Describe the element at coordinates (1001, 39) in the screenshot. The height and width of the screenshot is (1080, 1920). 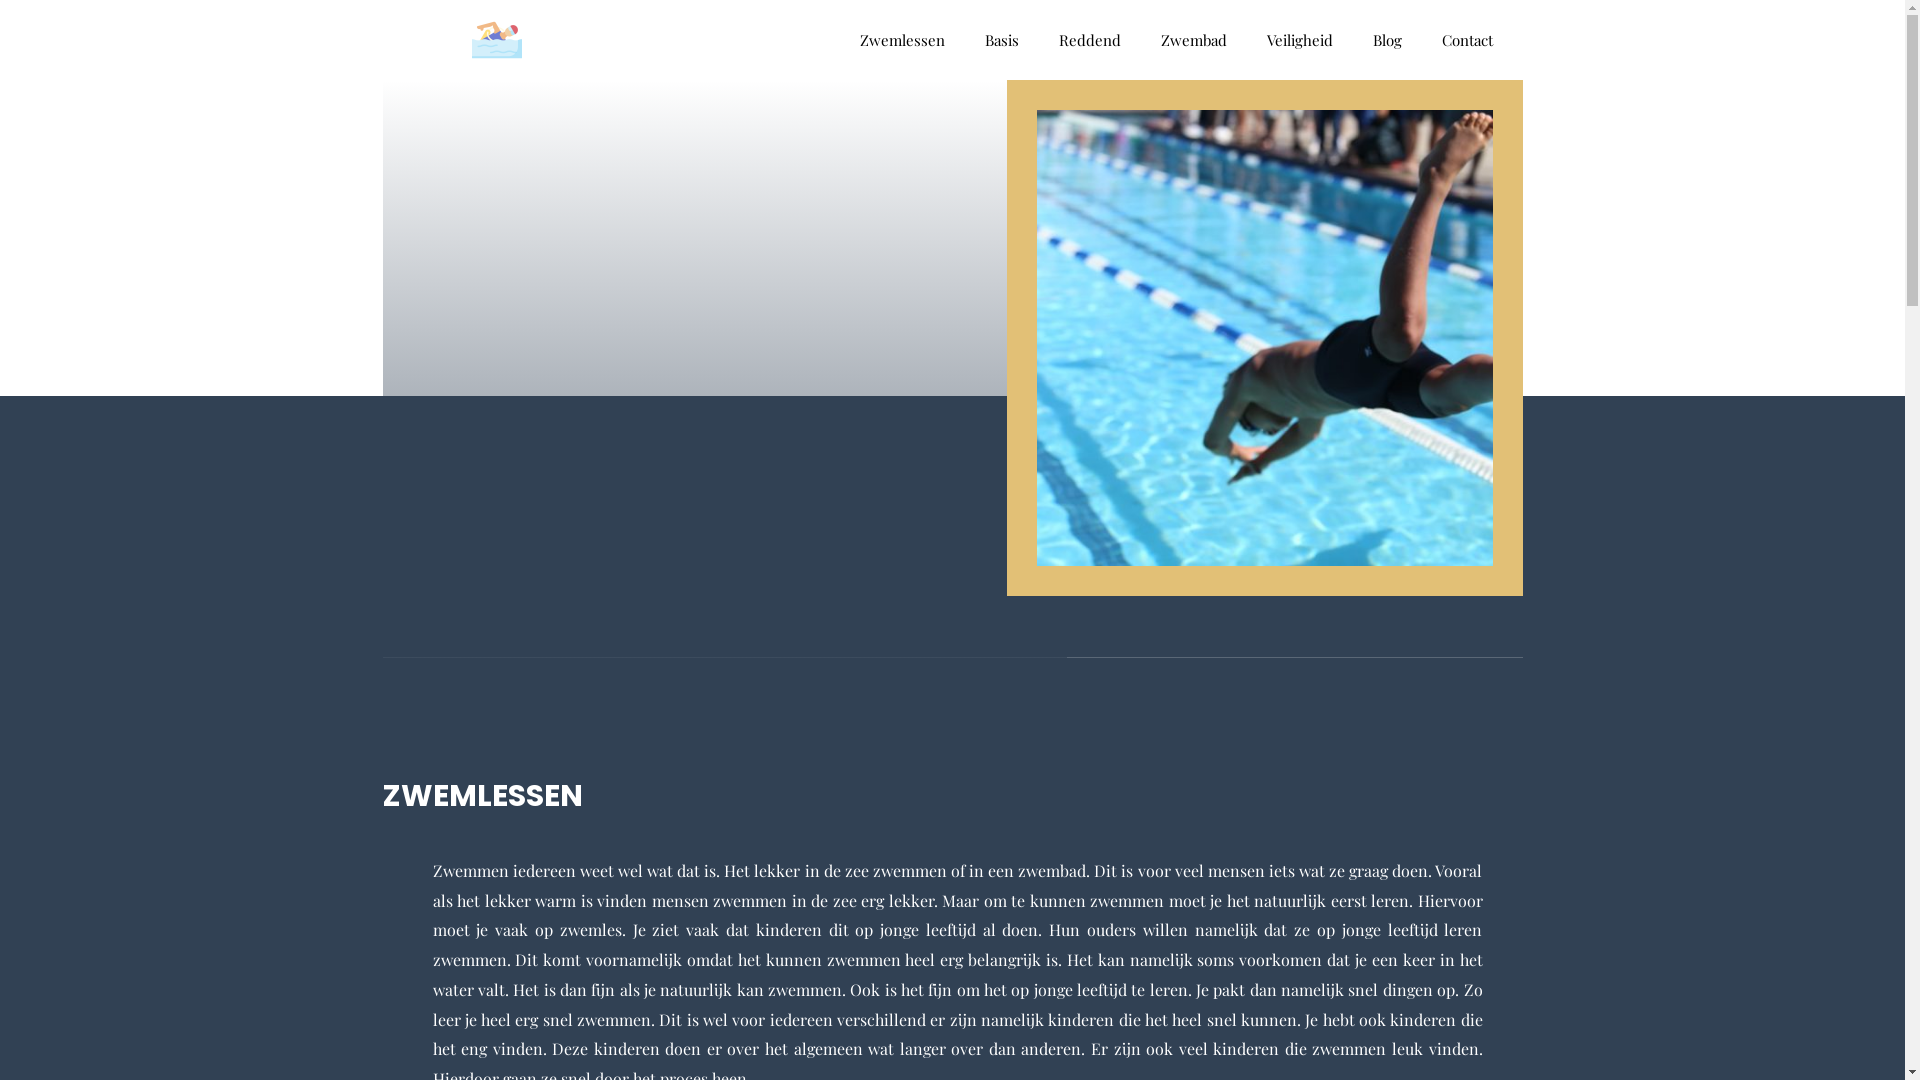
I see `'Basis'` at that location.